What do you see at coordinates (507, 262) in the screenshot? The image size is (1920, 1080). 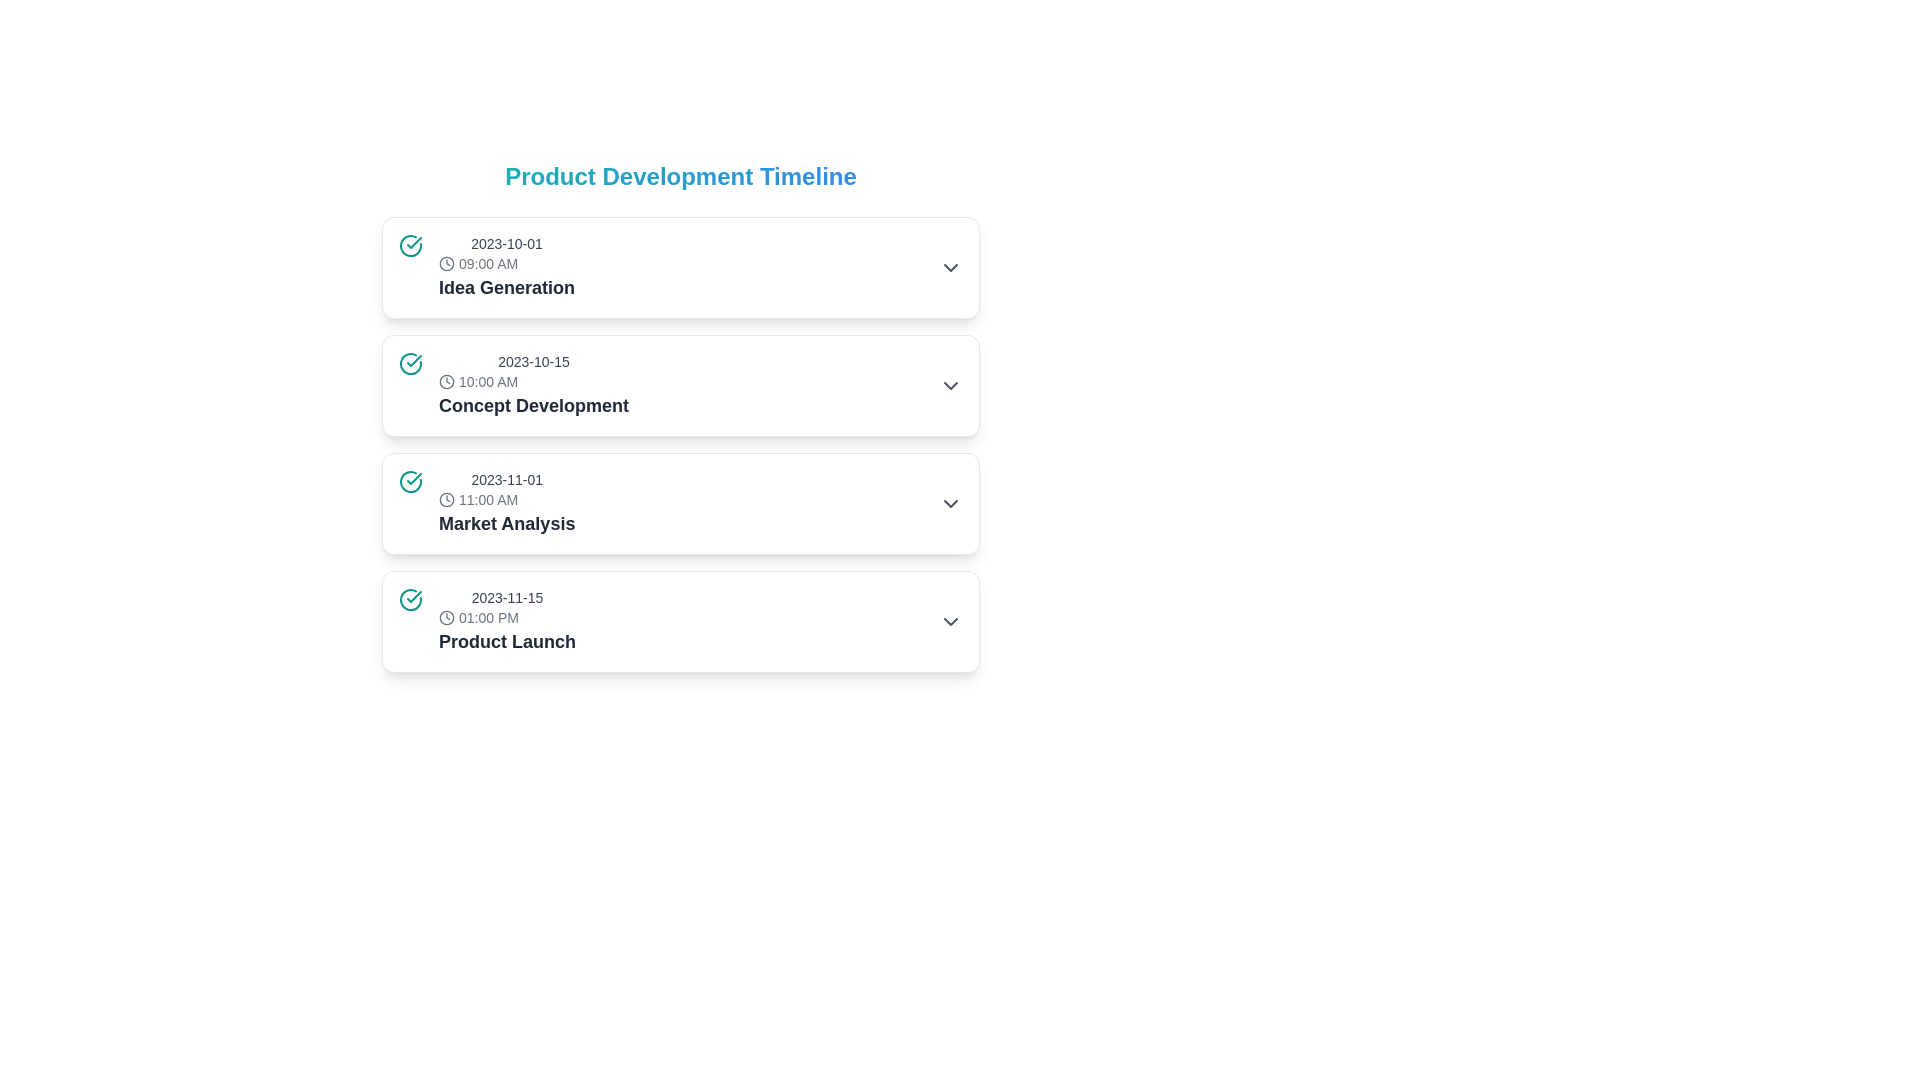 I see `the static text component displaying the start time of the event 'Idea Generation' located in the first row of the timeline list, directly below the date '2023-10-01'` at bounding box center [507, 262].